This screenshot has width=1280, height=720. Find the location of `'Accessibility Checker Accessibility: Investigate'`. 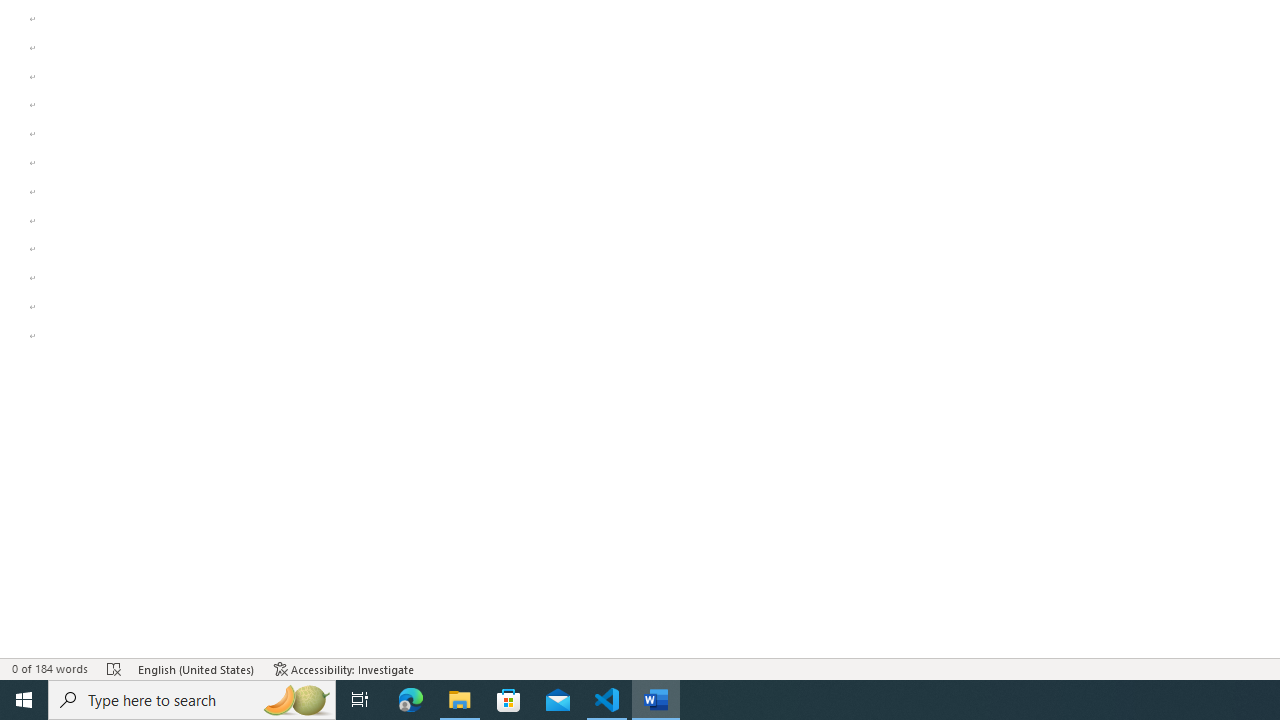

'Accessibility Checker Accessibility: Investigate' is located at coordinates (344, 669).